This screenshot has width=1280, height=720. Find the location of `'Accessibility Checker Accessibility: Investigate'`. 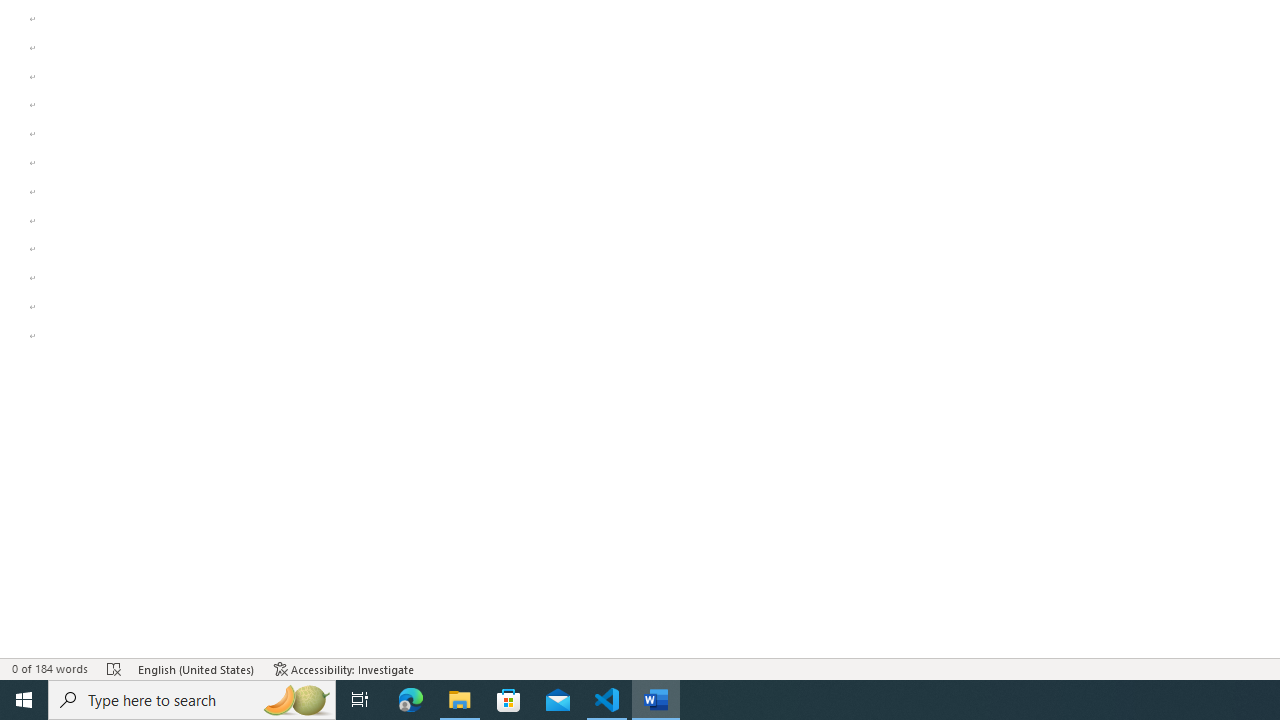

'Accessibility Checker Accessibility: Investigate' is located at coordinates (344, 669).